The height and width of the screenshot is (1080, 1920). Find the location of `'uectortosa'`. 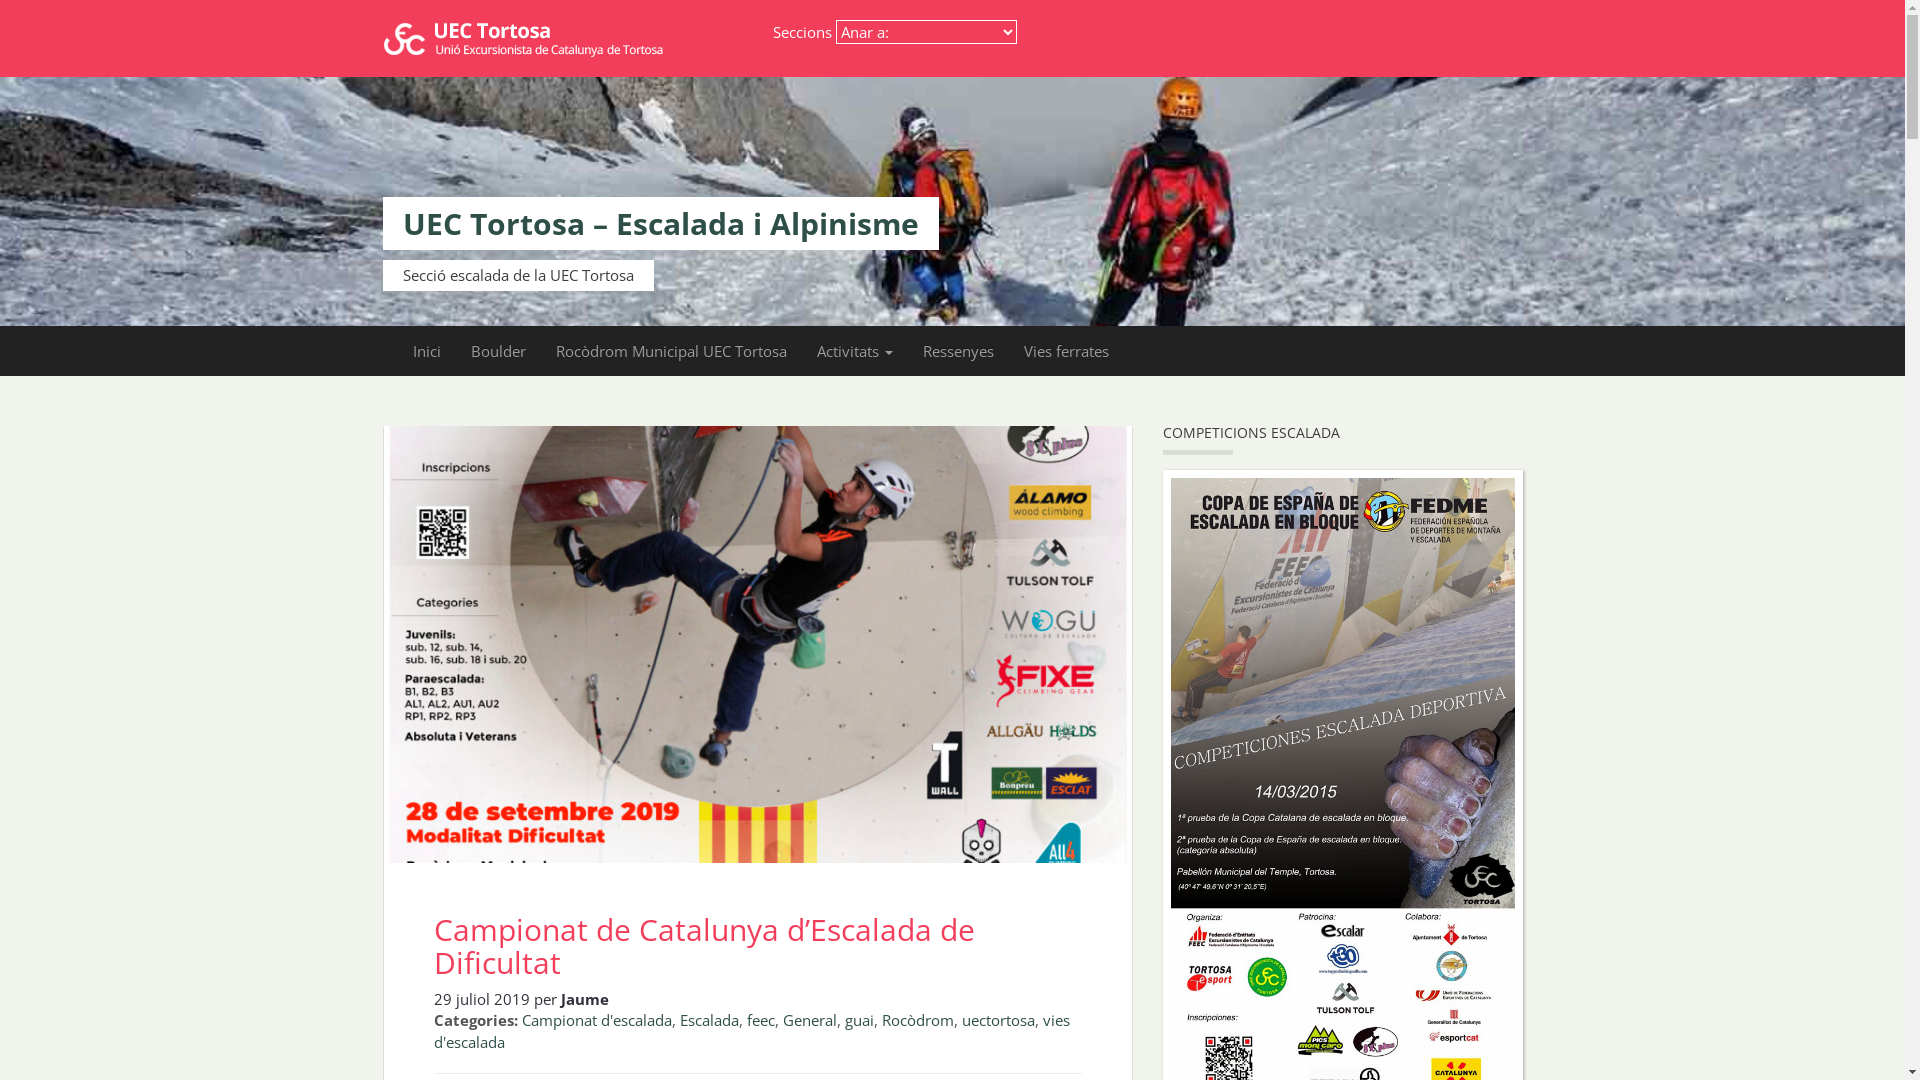

'uectortosa' is located at coordinates (998, 1019).